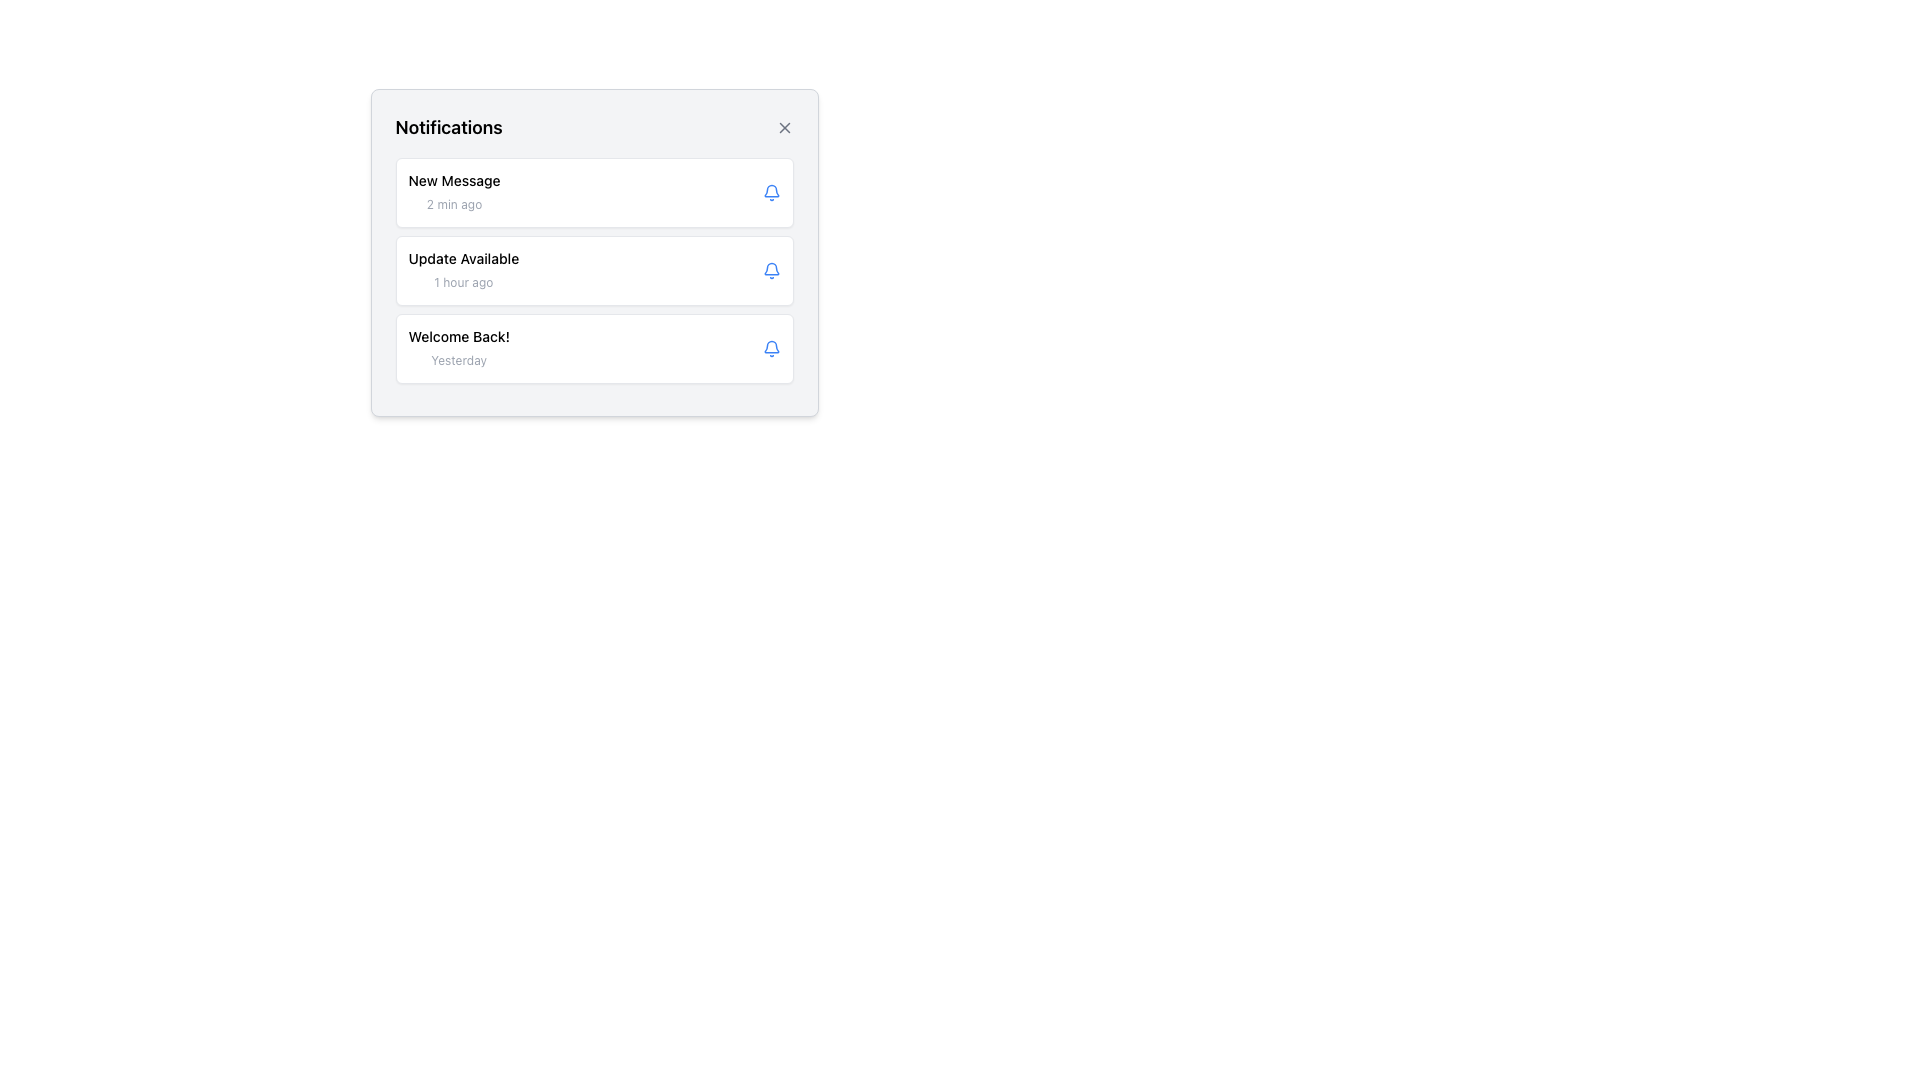 This screenshot has width=1920, height=1080. What do you see at coordinates (458, 360) in the screenshot?
I see `the text label displaying 'Yesterday' located beneath the title 'Welcome Back!' in the notification card` at bounding box center [458, 360].